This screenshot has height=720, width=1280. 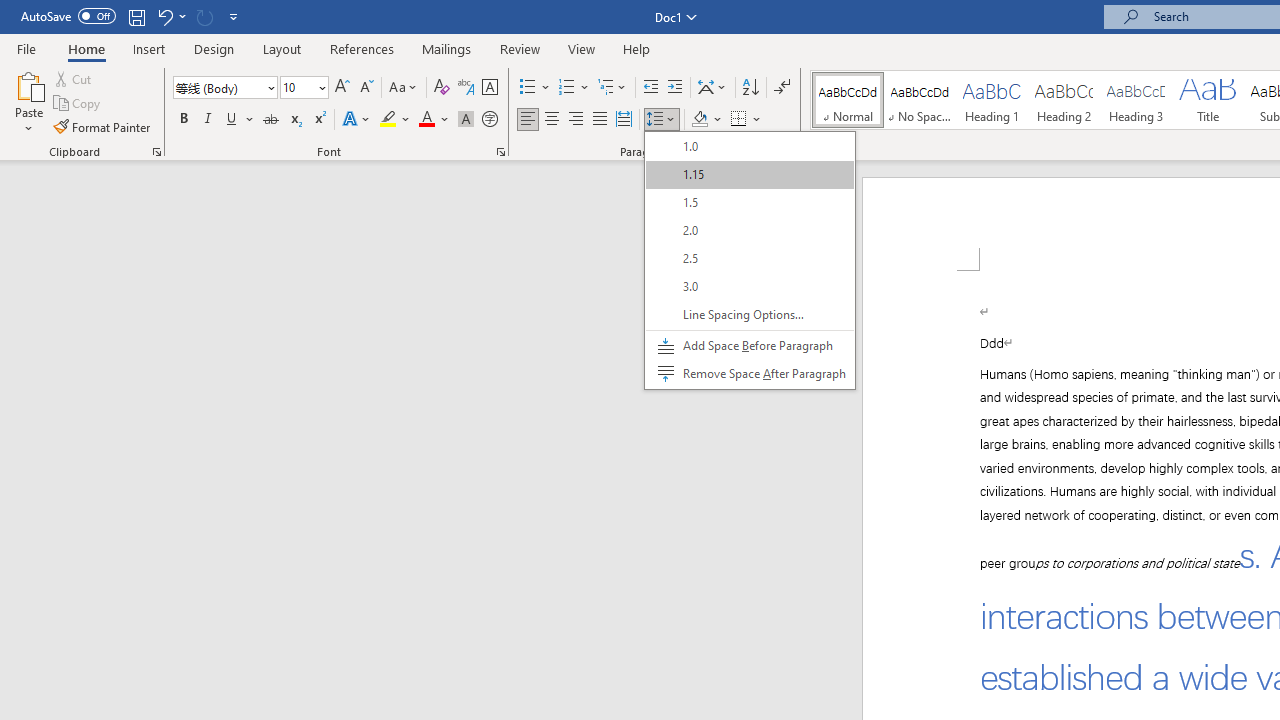 What do you see at coordinates (623, 119) in the screenshot?
I see `'Distributed'` at bounding box center [623, 119].